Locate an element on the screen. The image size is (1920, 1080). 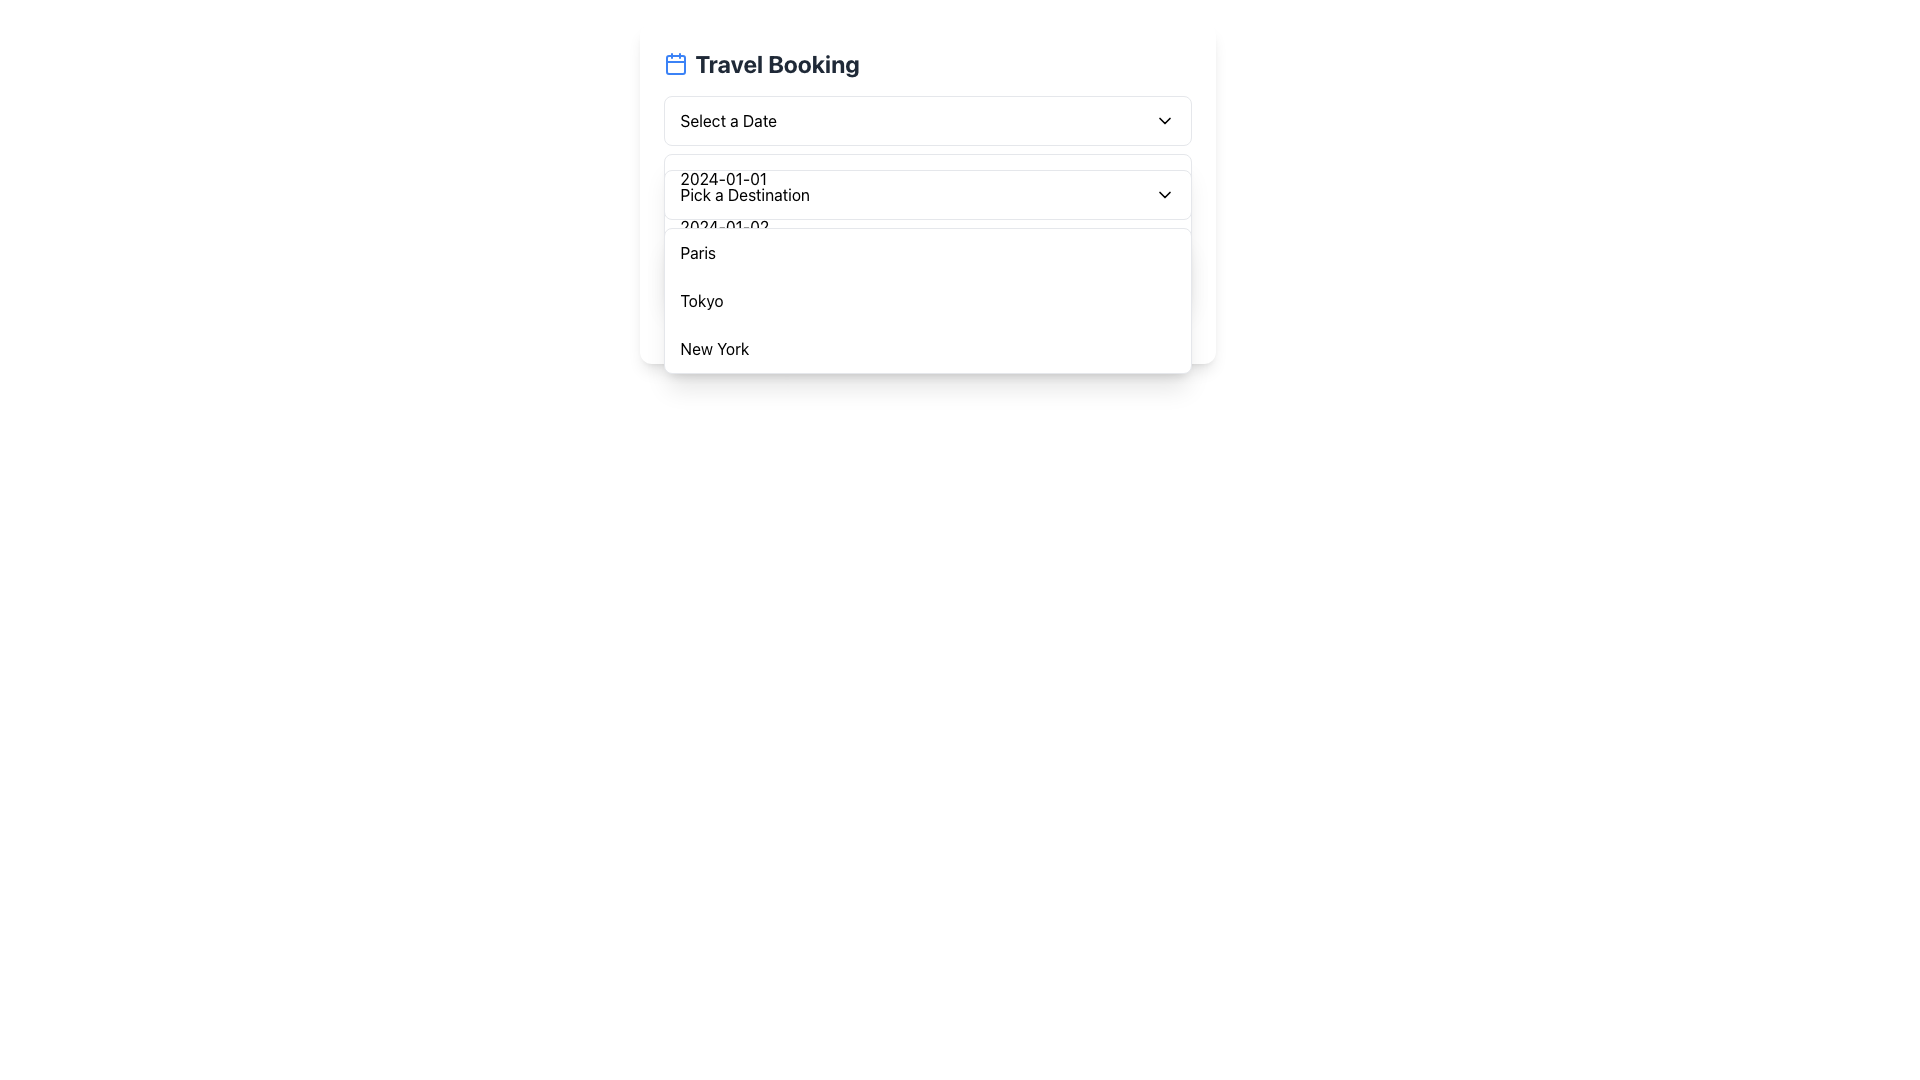
the 'Pick a Destination' dropdown menu is located at coordinates (926, 195).